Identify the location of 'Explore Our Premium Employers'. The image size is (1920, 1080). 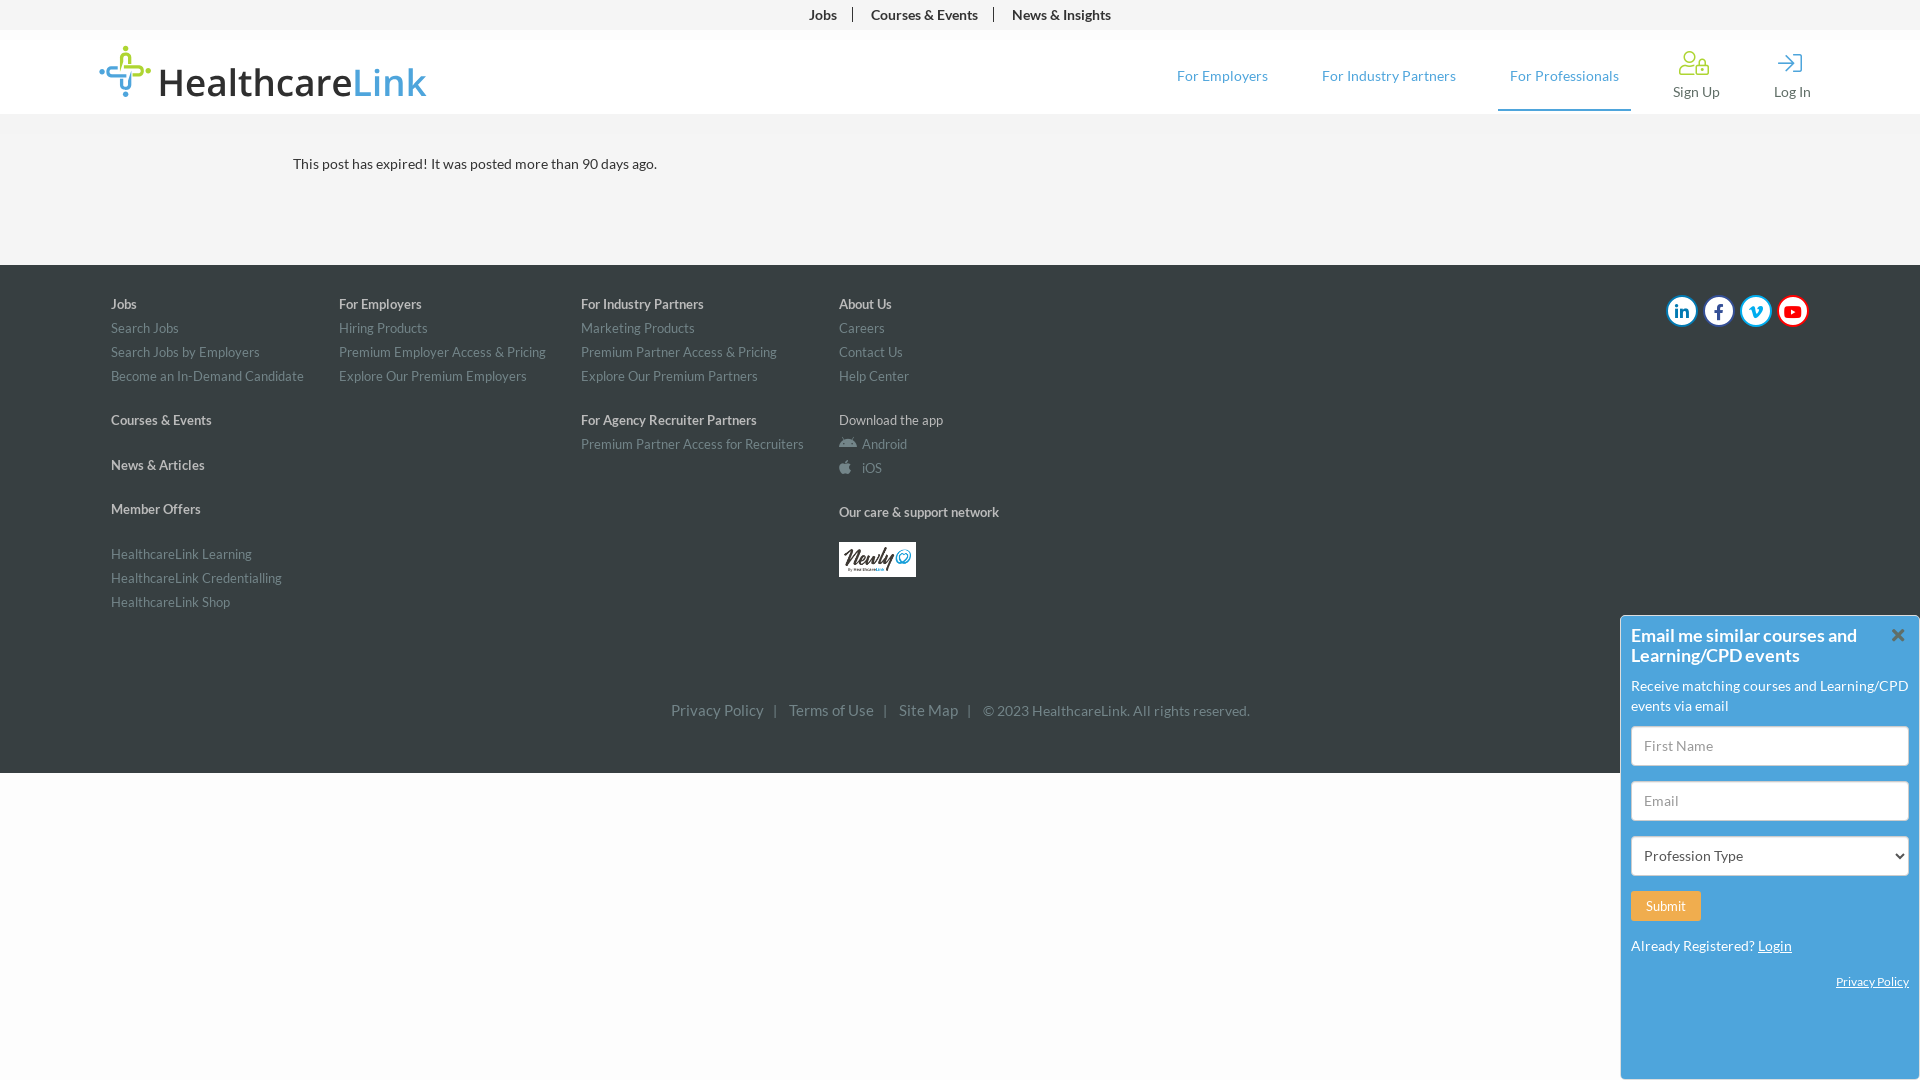
(431, 375).